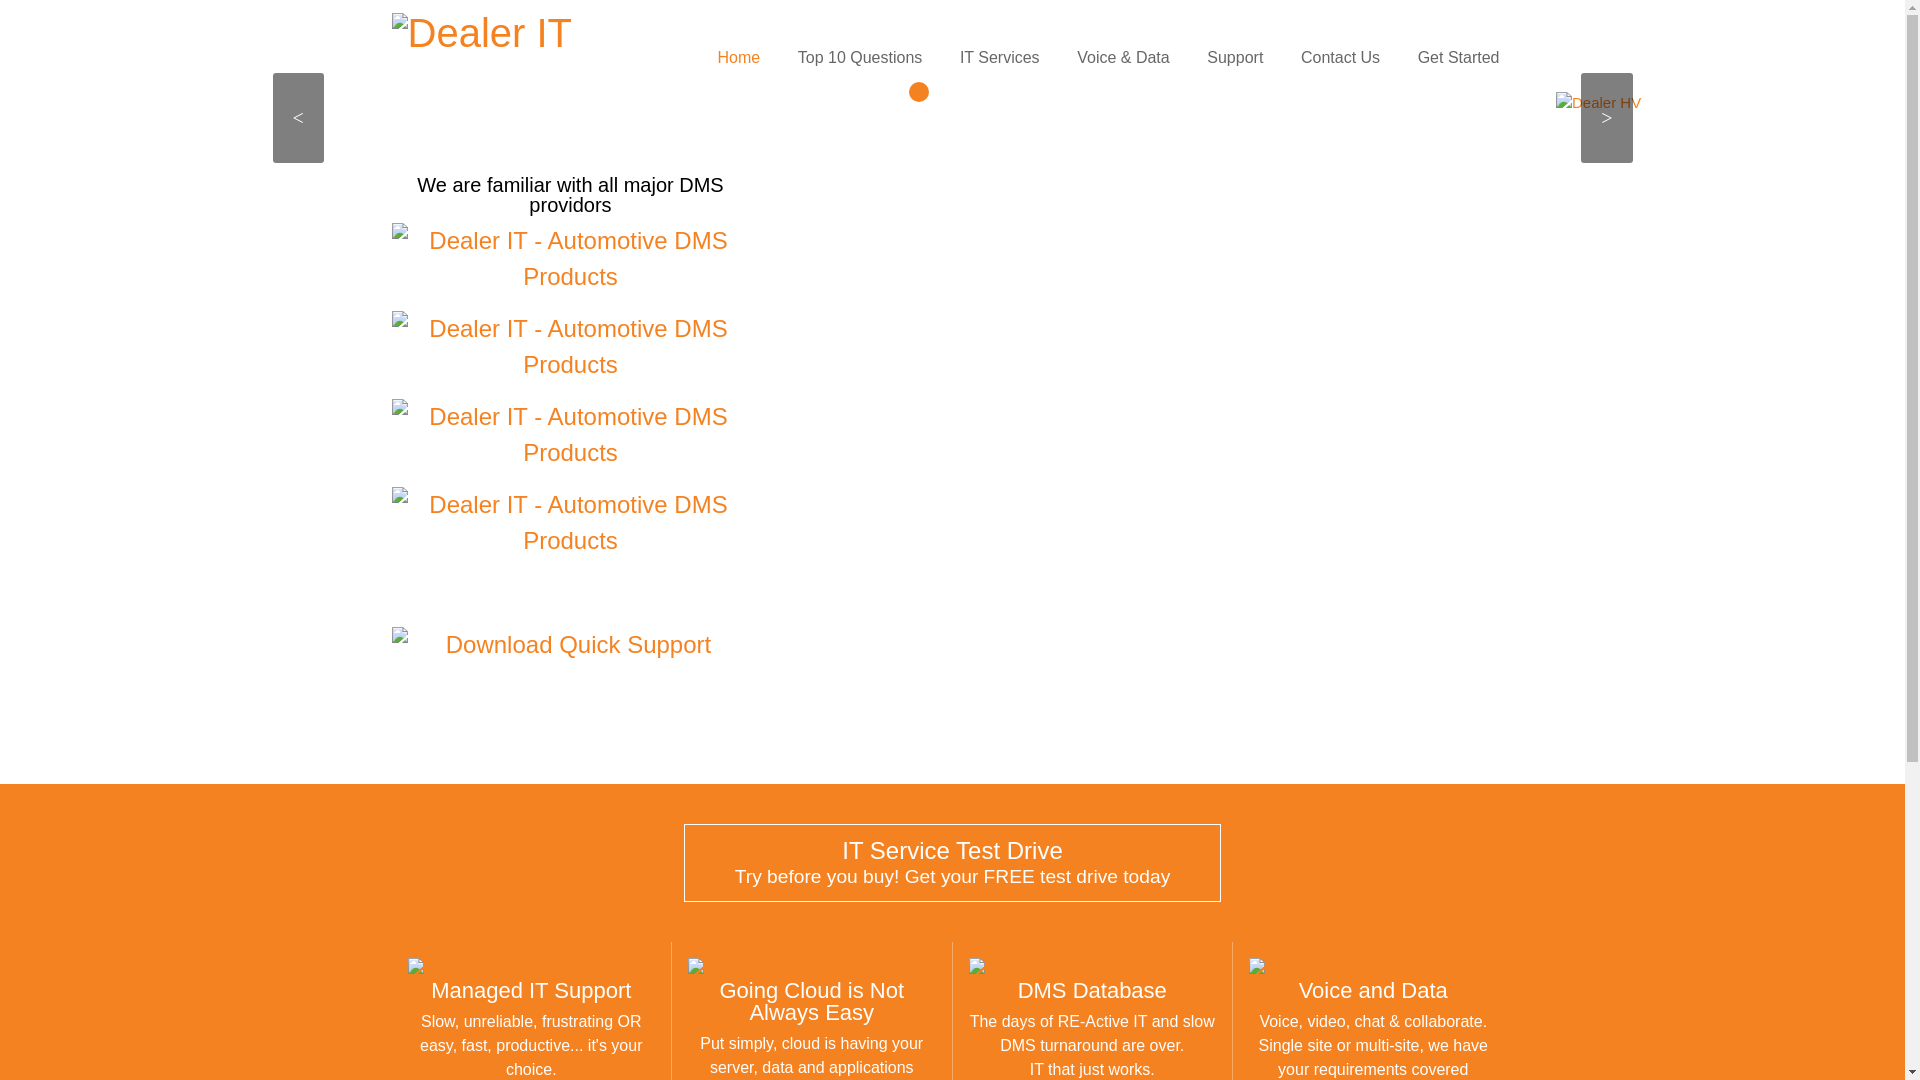 The width and height of the screenshot is (1920, 1080). Describe the element at coordinates (999, 56) in the screenshot. I see `'IT Services'` at that location.